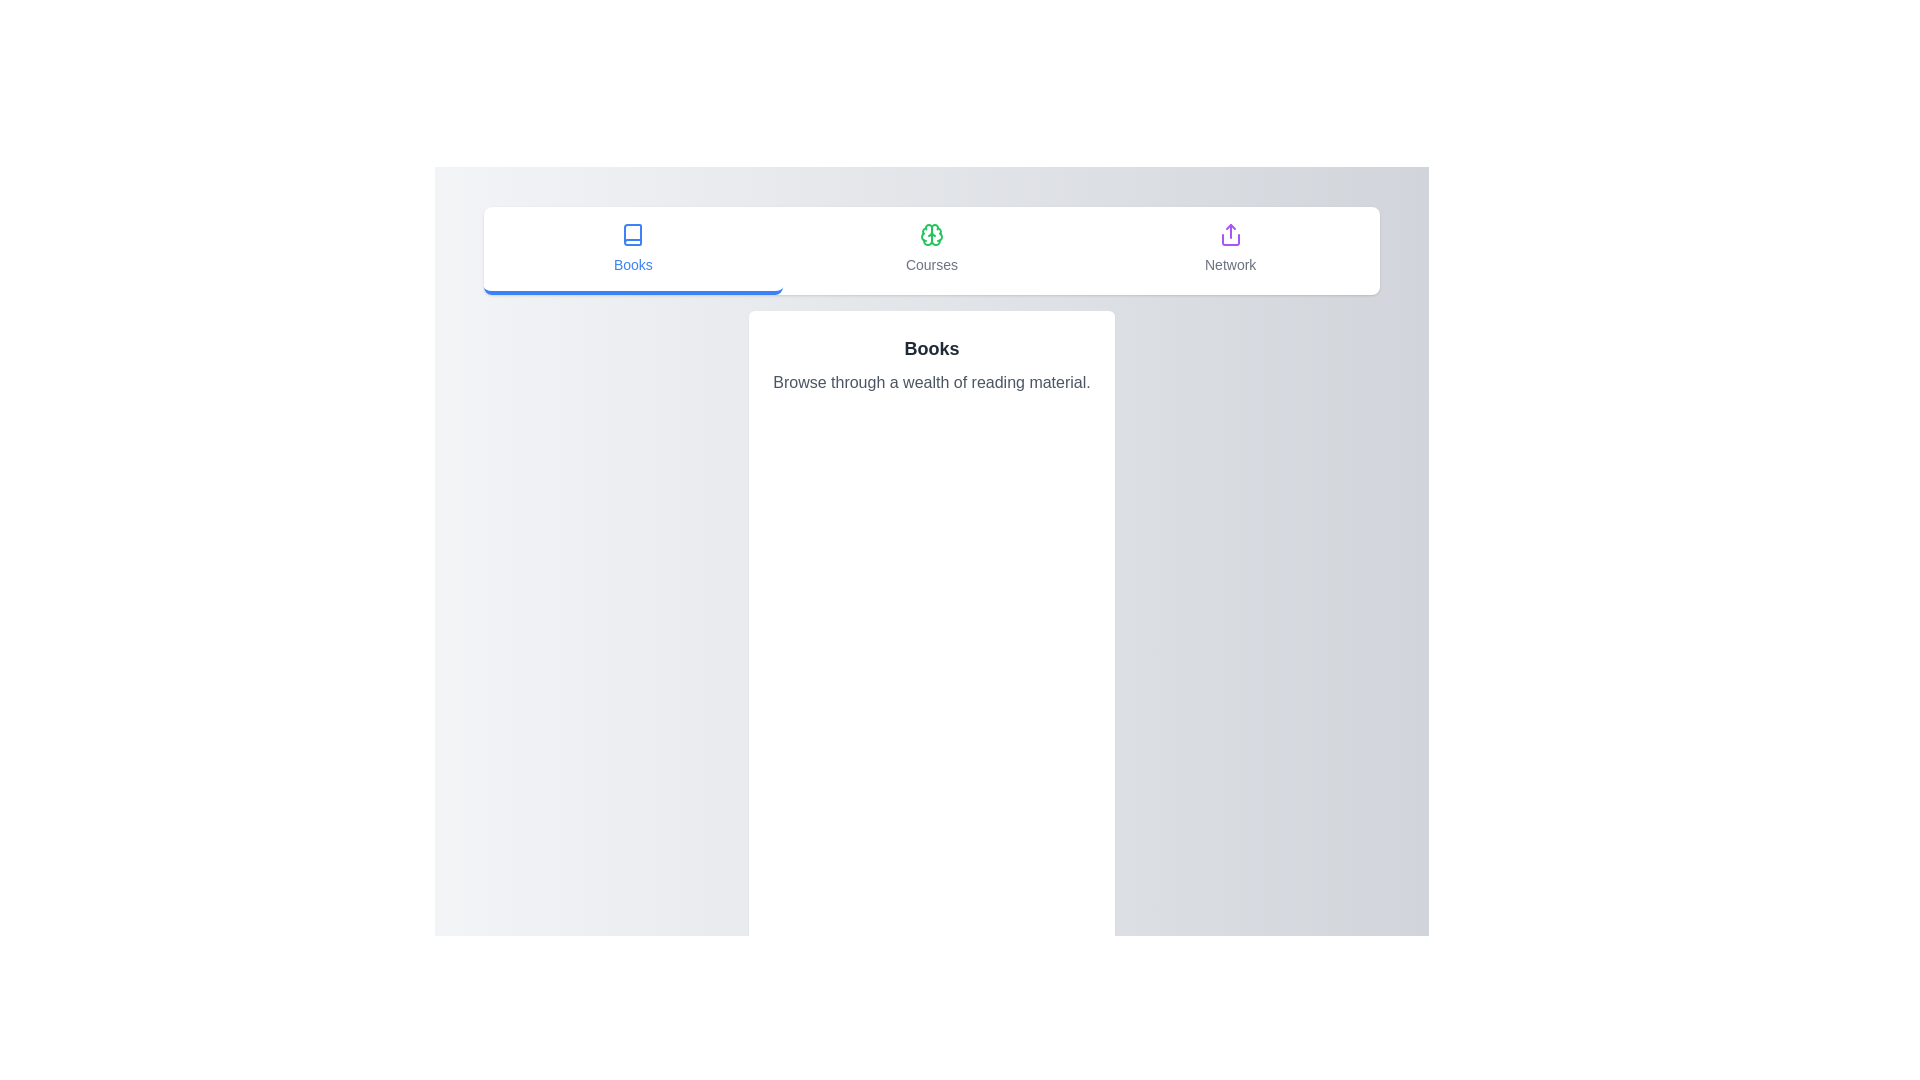  Describe the element at coordinates (930, 249) in the screenshot. I see `the tab labeled Courses` at that location.